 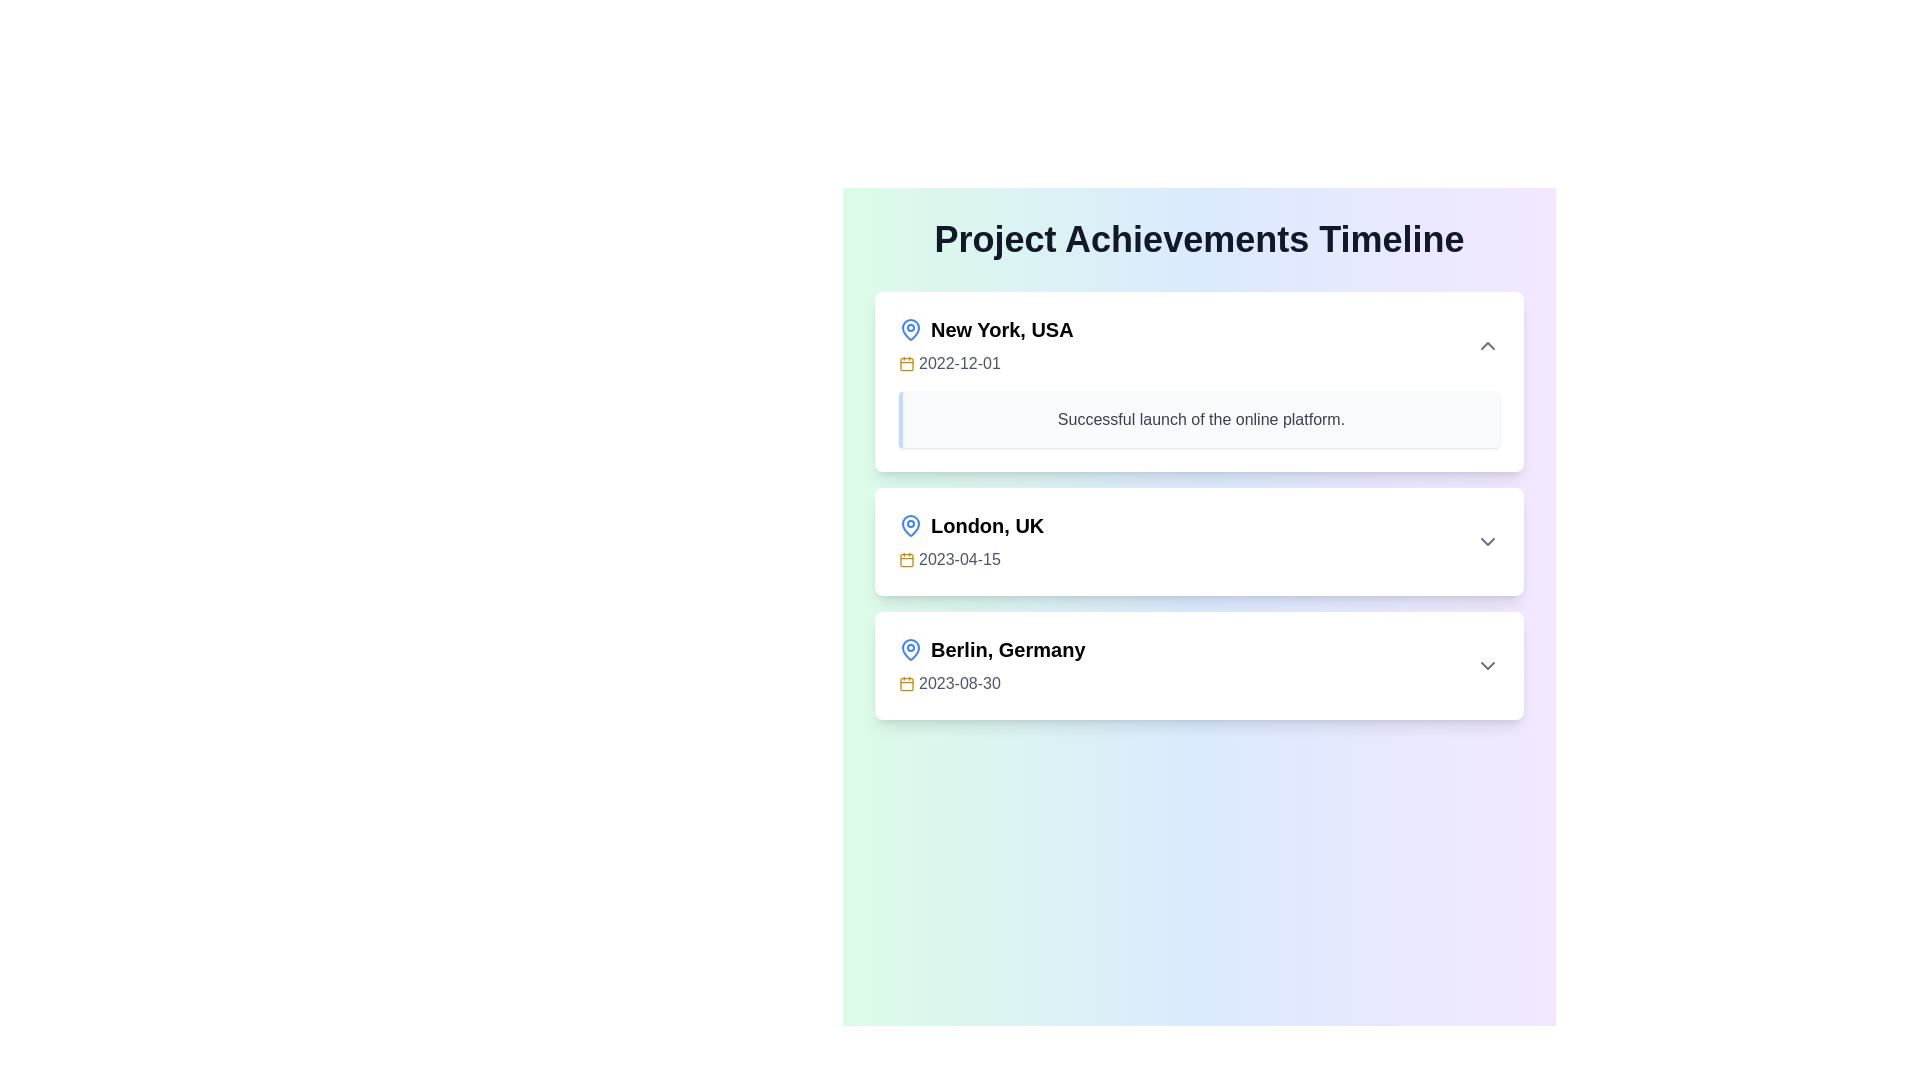 What do you see at coordinates (992, 650) in the screenshot?
I see `the 'Berlin, Germany' text label with icon, which is styled in bold and slightly larger font, located in the third block of a vertical list, positioned above the date '2023-08-30'` at bounding box center [992, 650].